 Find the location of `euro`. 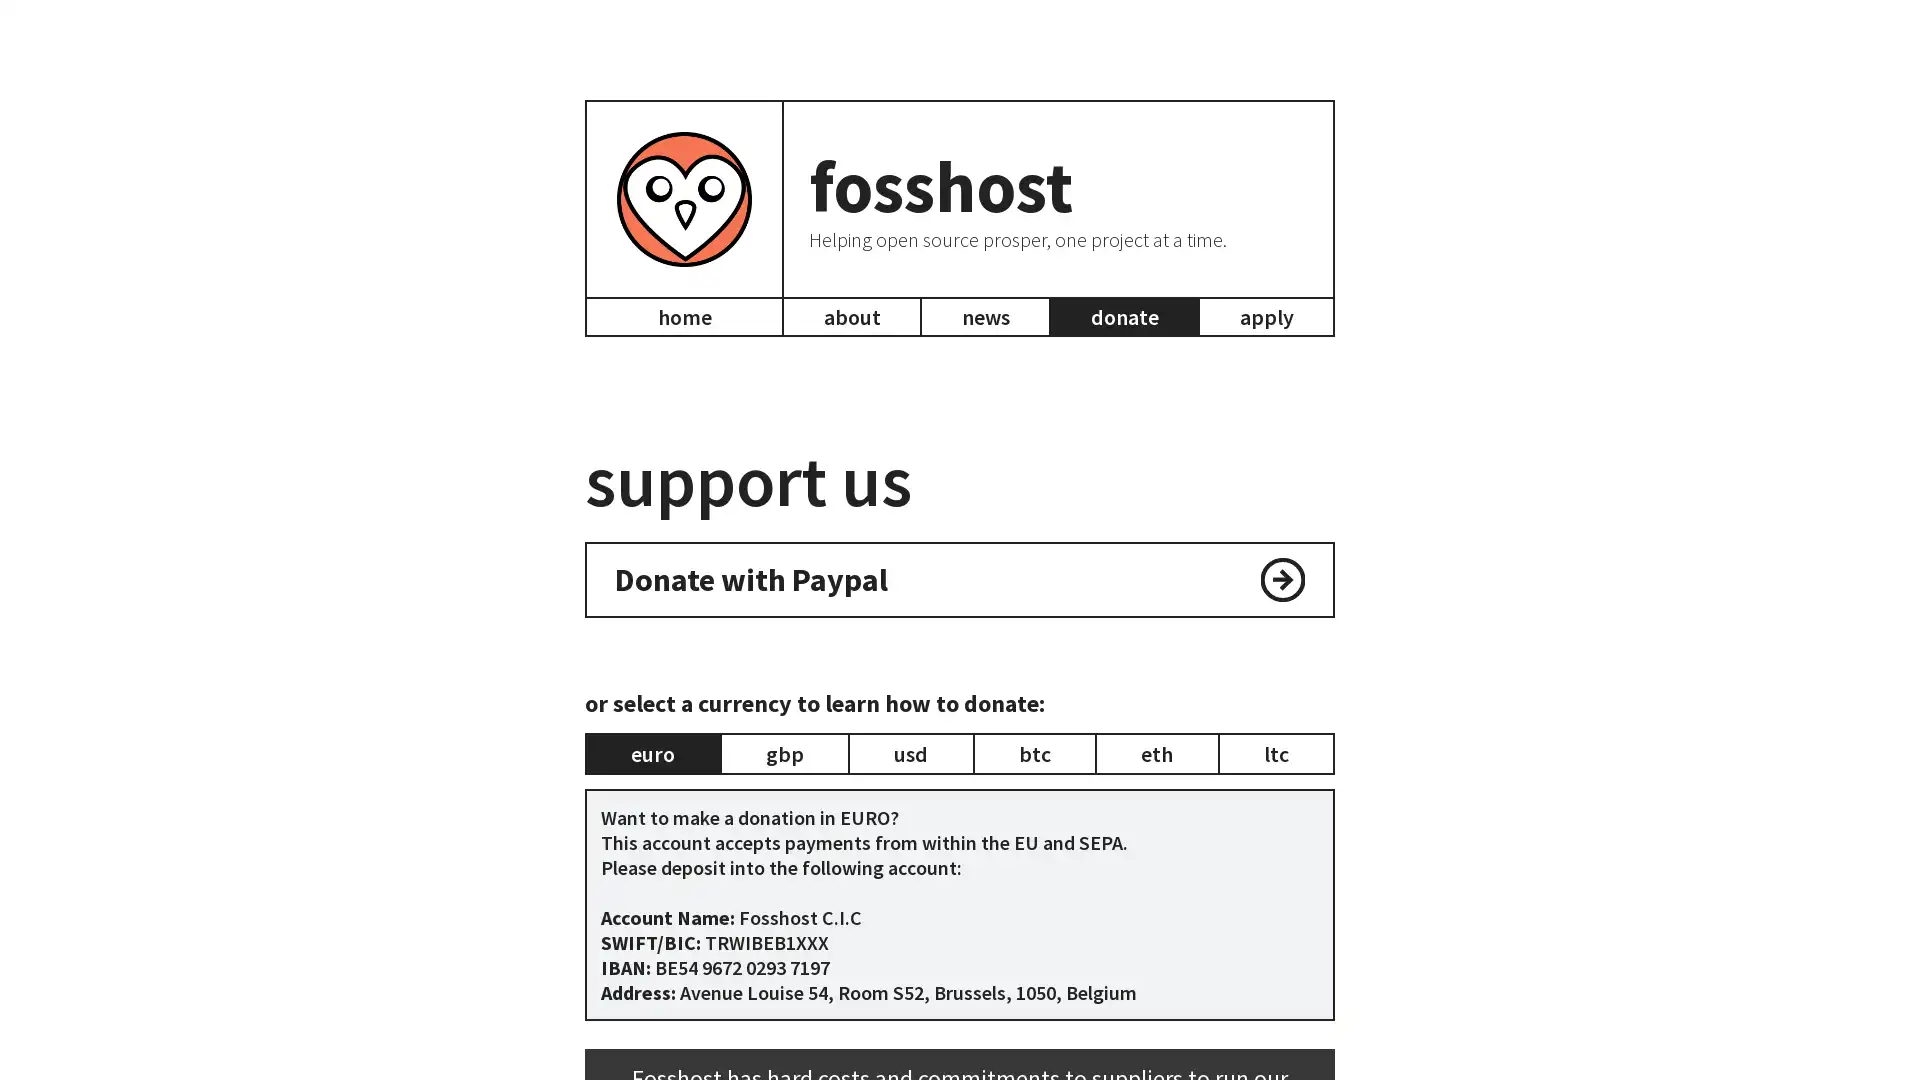

euro is located at coordinates (652, 753).